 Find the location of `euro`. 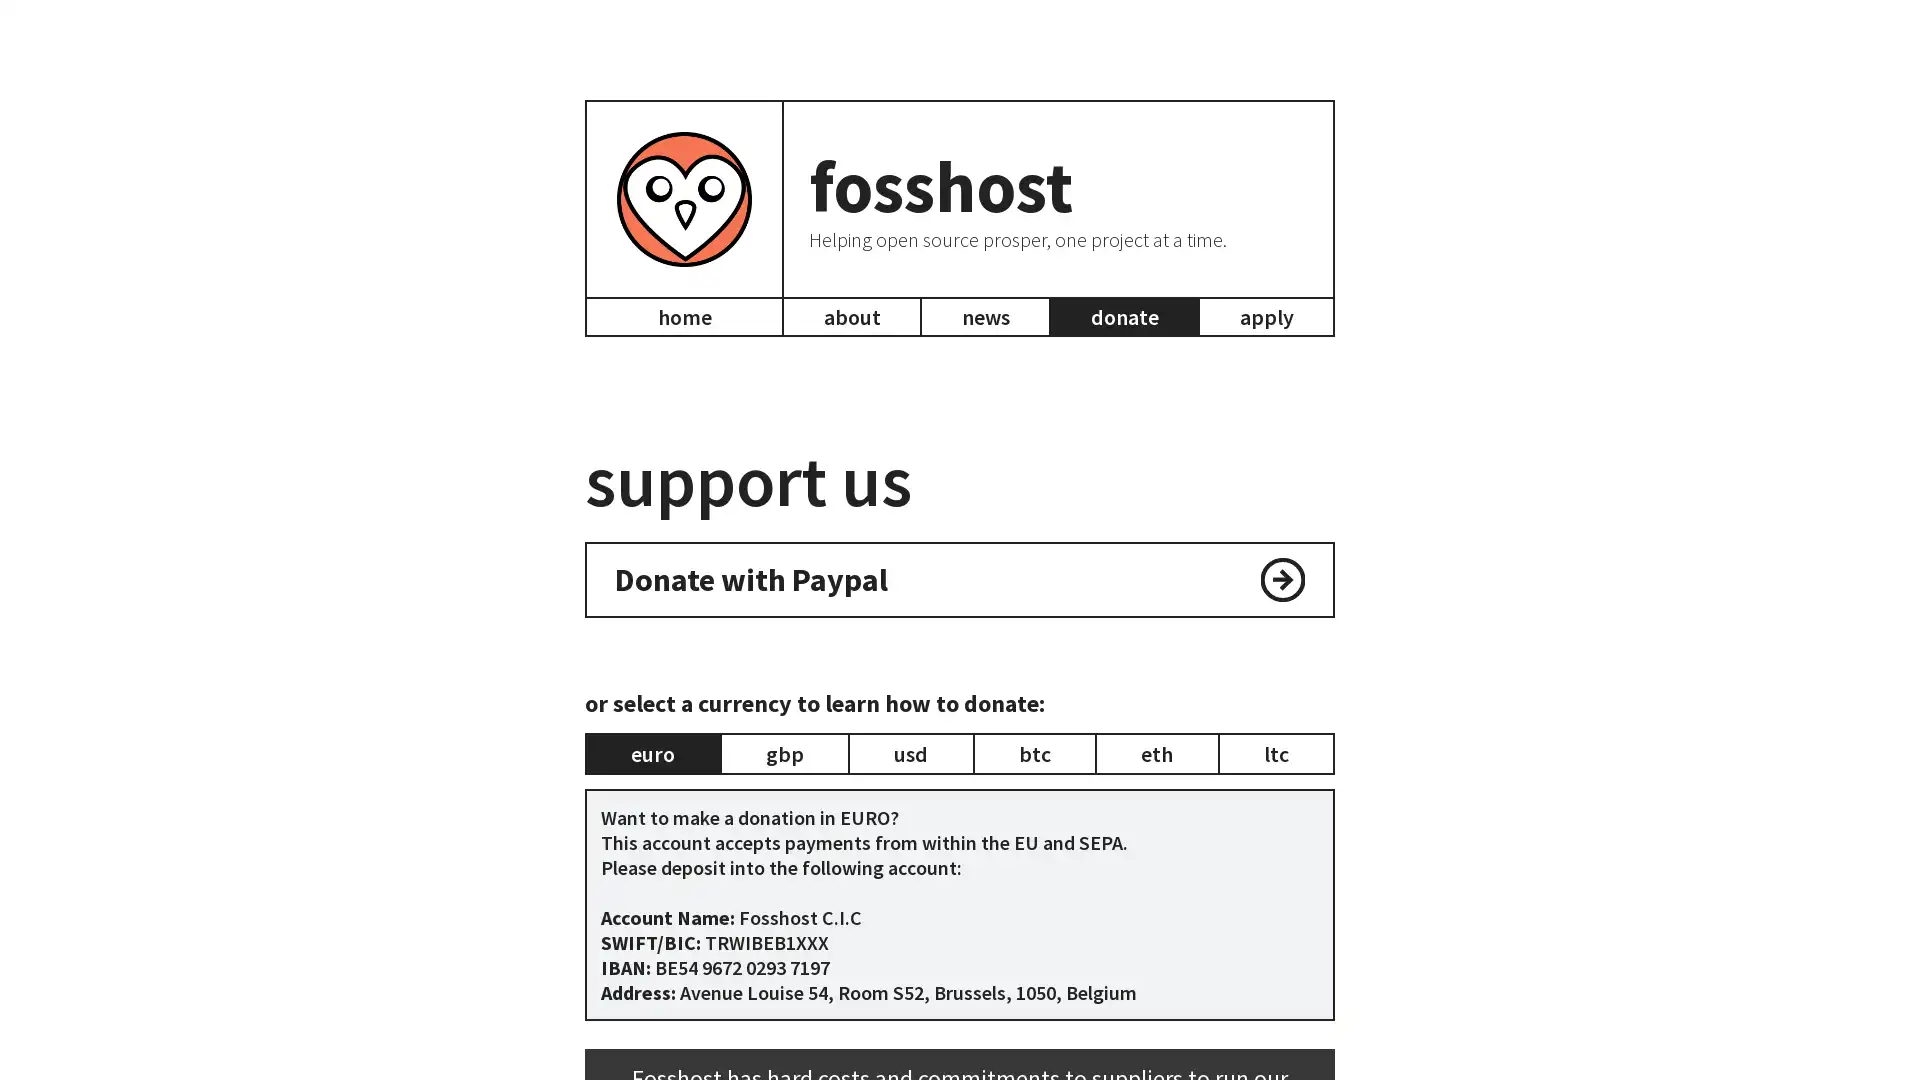

euro is located at coordinates (652, 753).